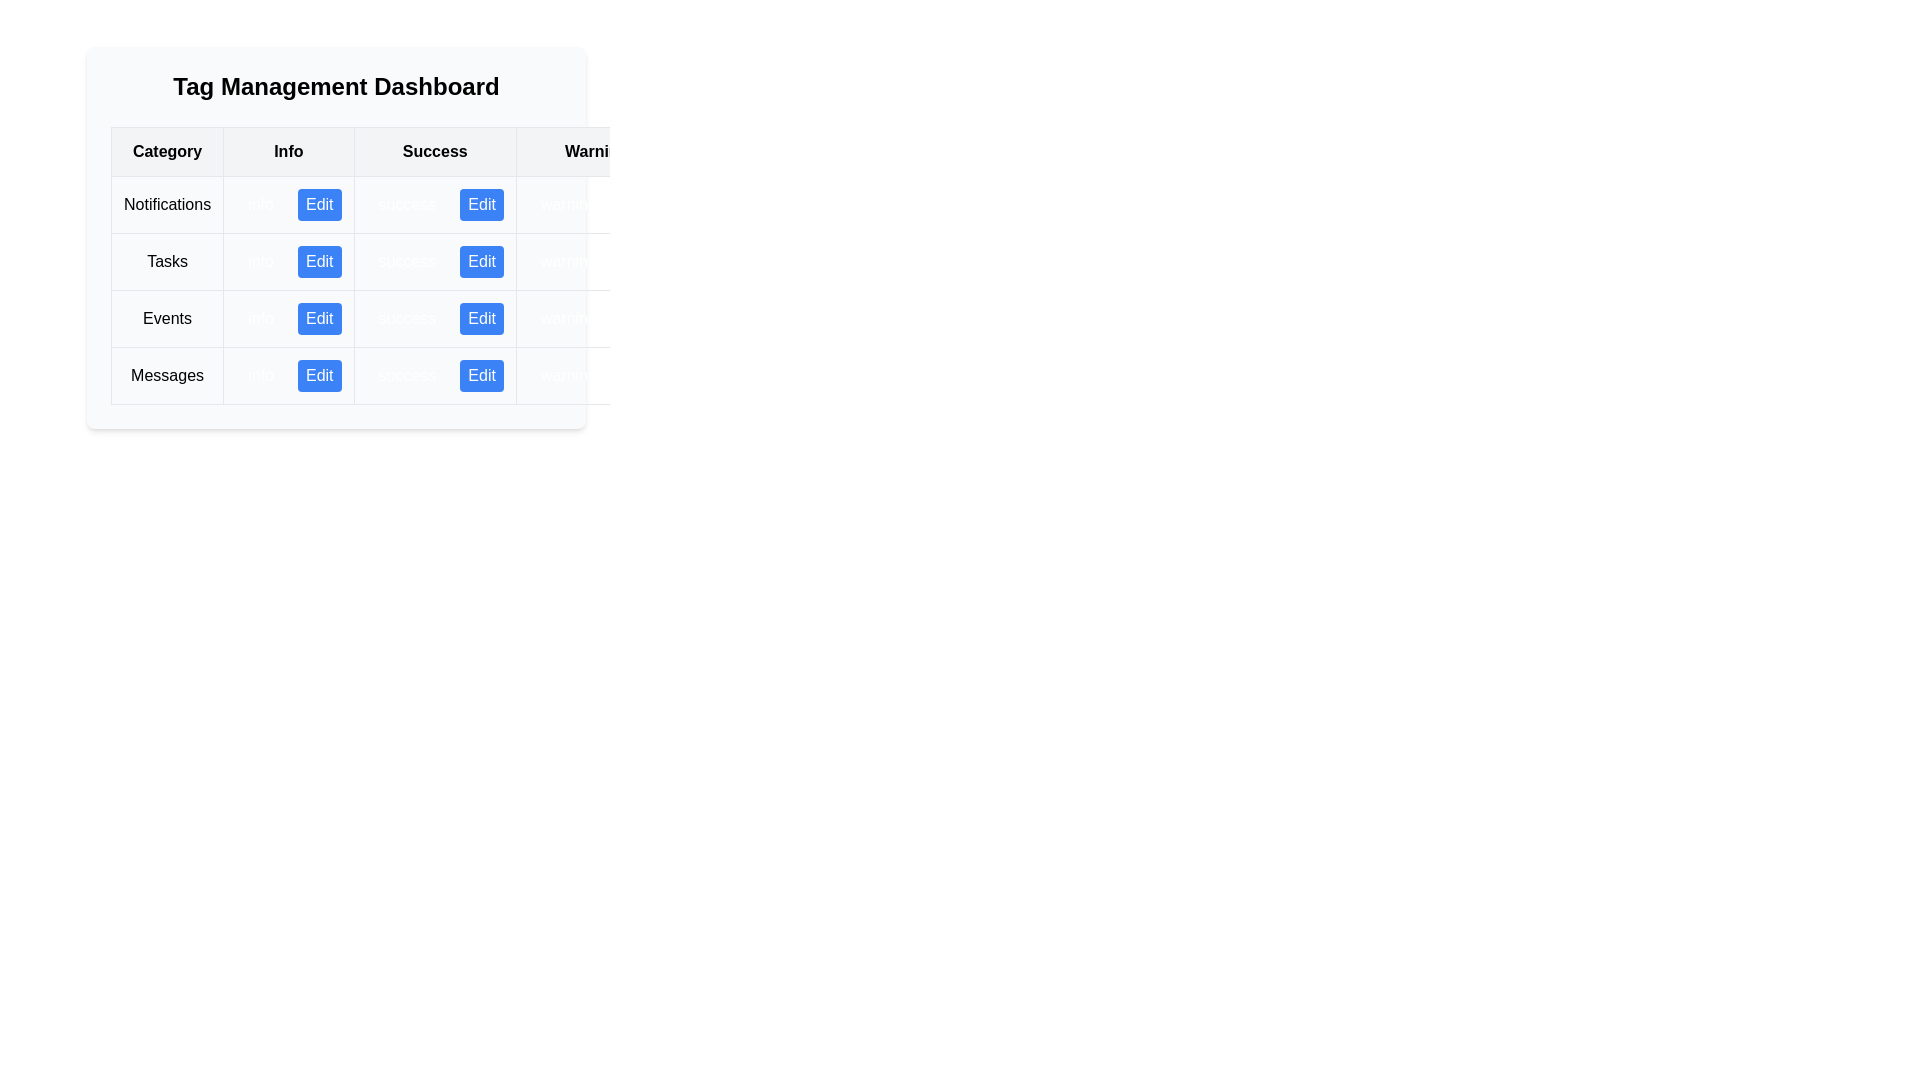 The image size is (1920, 1080). What do you see at coordinates (434, 150) in the screenshot?
I see `the header cell labeled 'Success' located in the third column of a five-column table, which has a light gray background and black capitalized text` at bounding box center [434, 150].